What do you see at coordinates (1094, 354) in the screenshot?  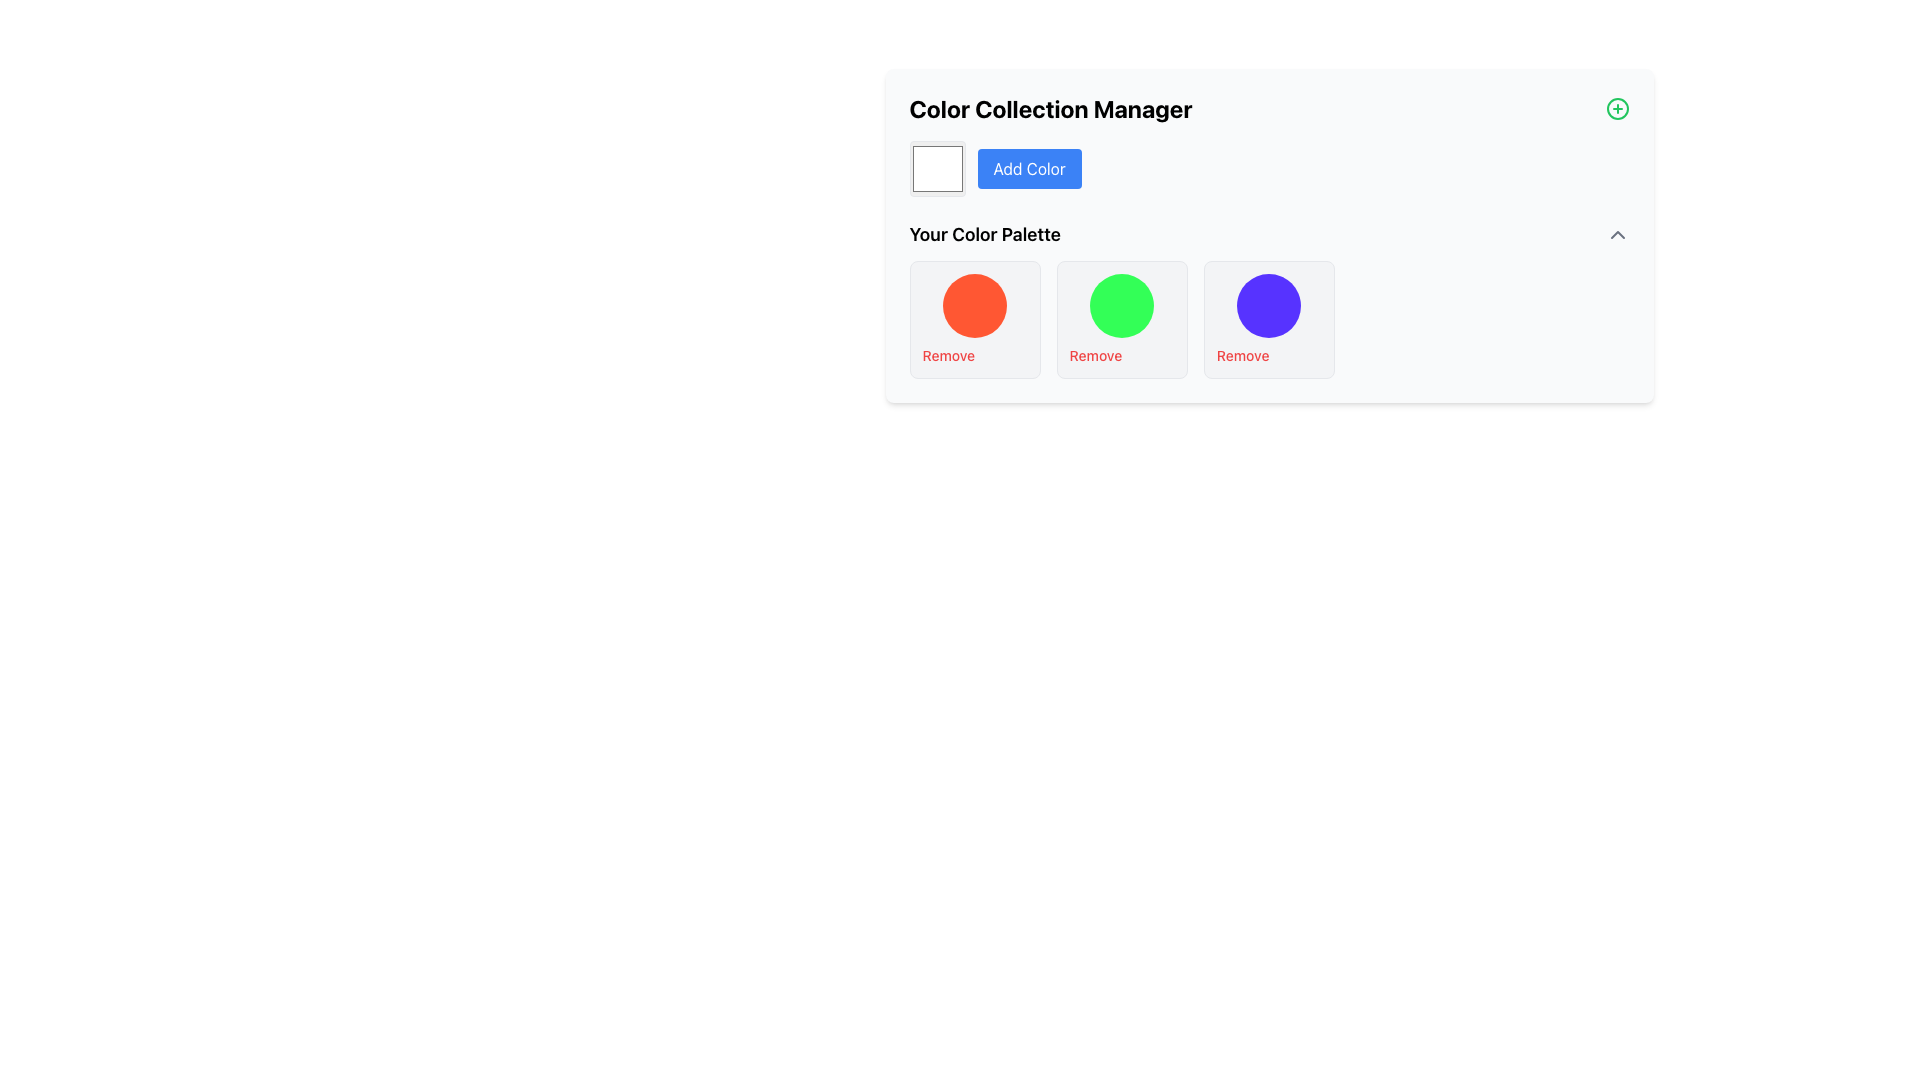 I see `the text label styled as a clickable button located under the green circular icon in the 'Your Color Palette' section` at bounding box center [1094, 354].